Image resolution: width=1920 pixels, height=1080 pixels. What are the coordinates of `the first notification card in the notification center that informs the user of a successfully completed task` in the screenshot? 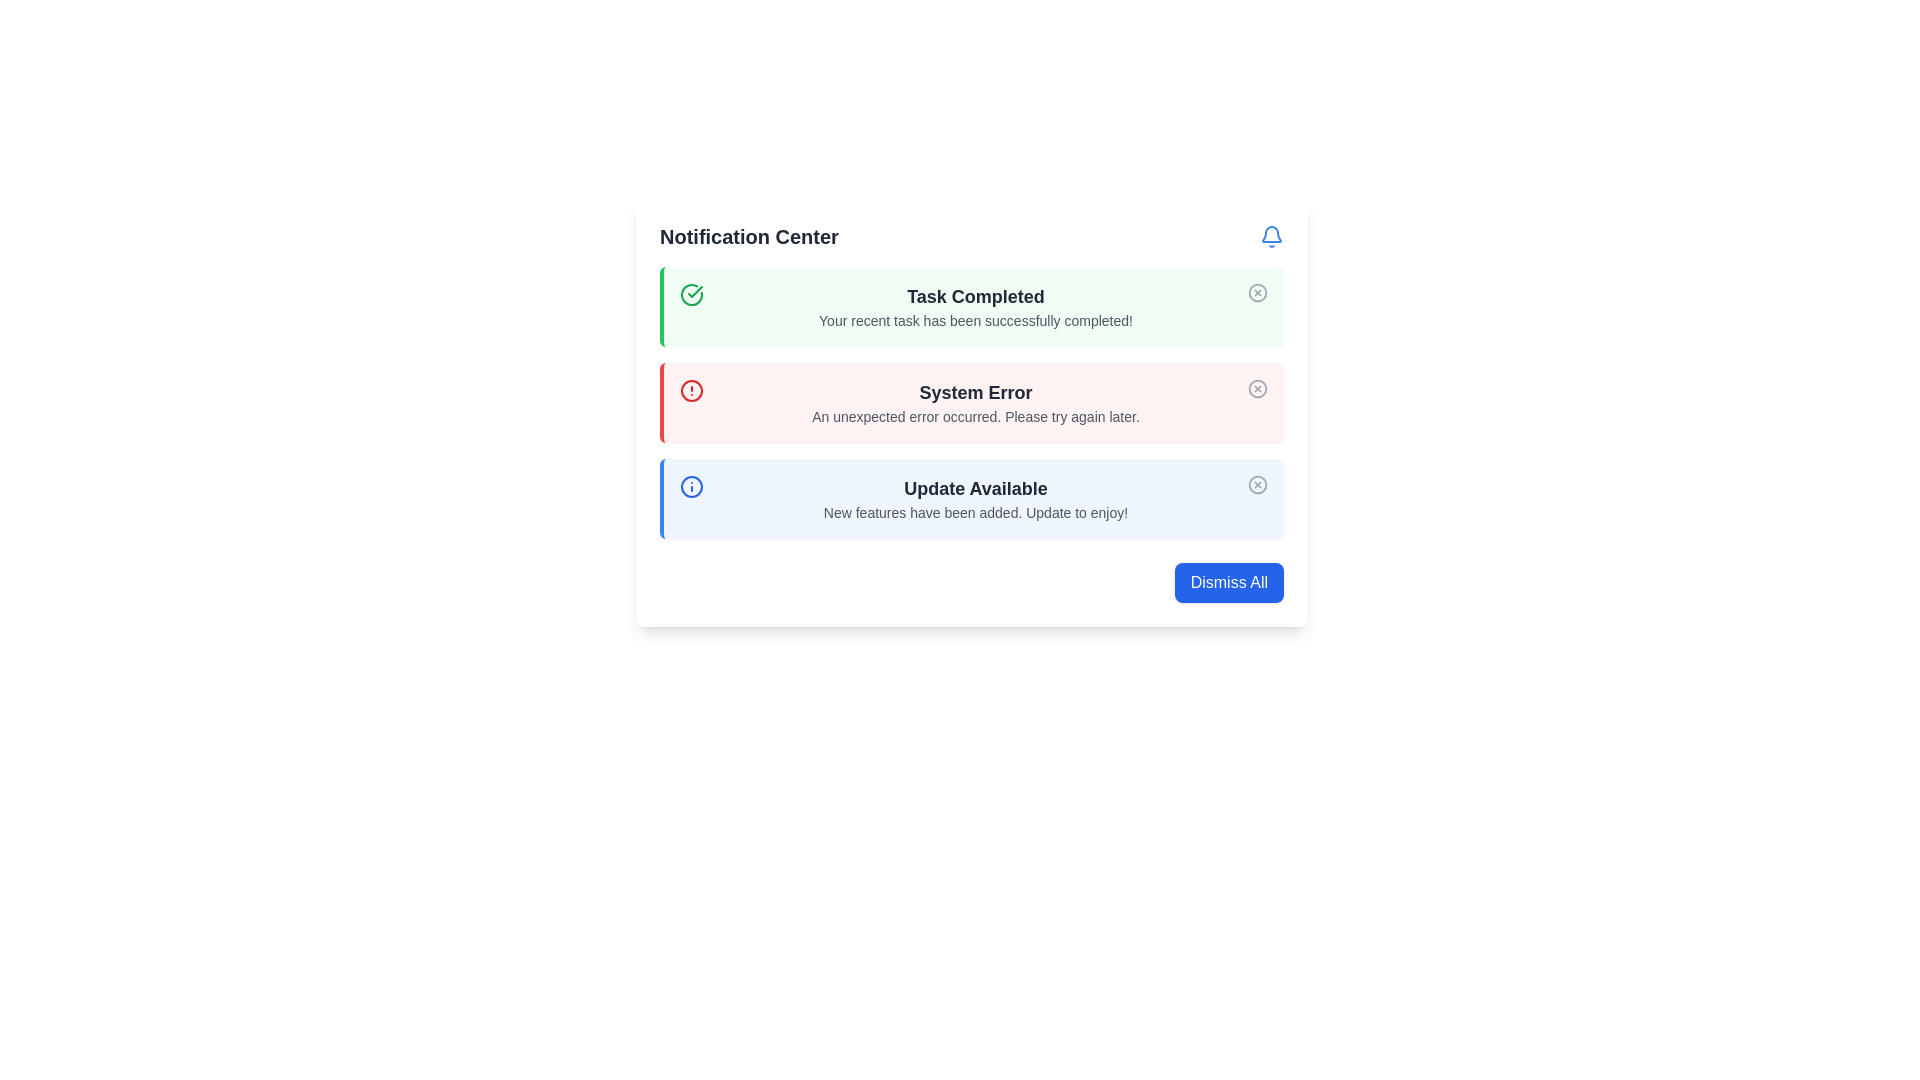 It's located at (971, 307).